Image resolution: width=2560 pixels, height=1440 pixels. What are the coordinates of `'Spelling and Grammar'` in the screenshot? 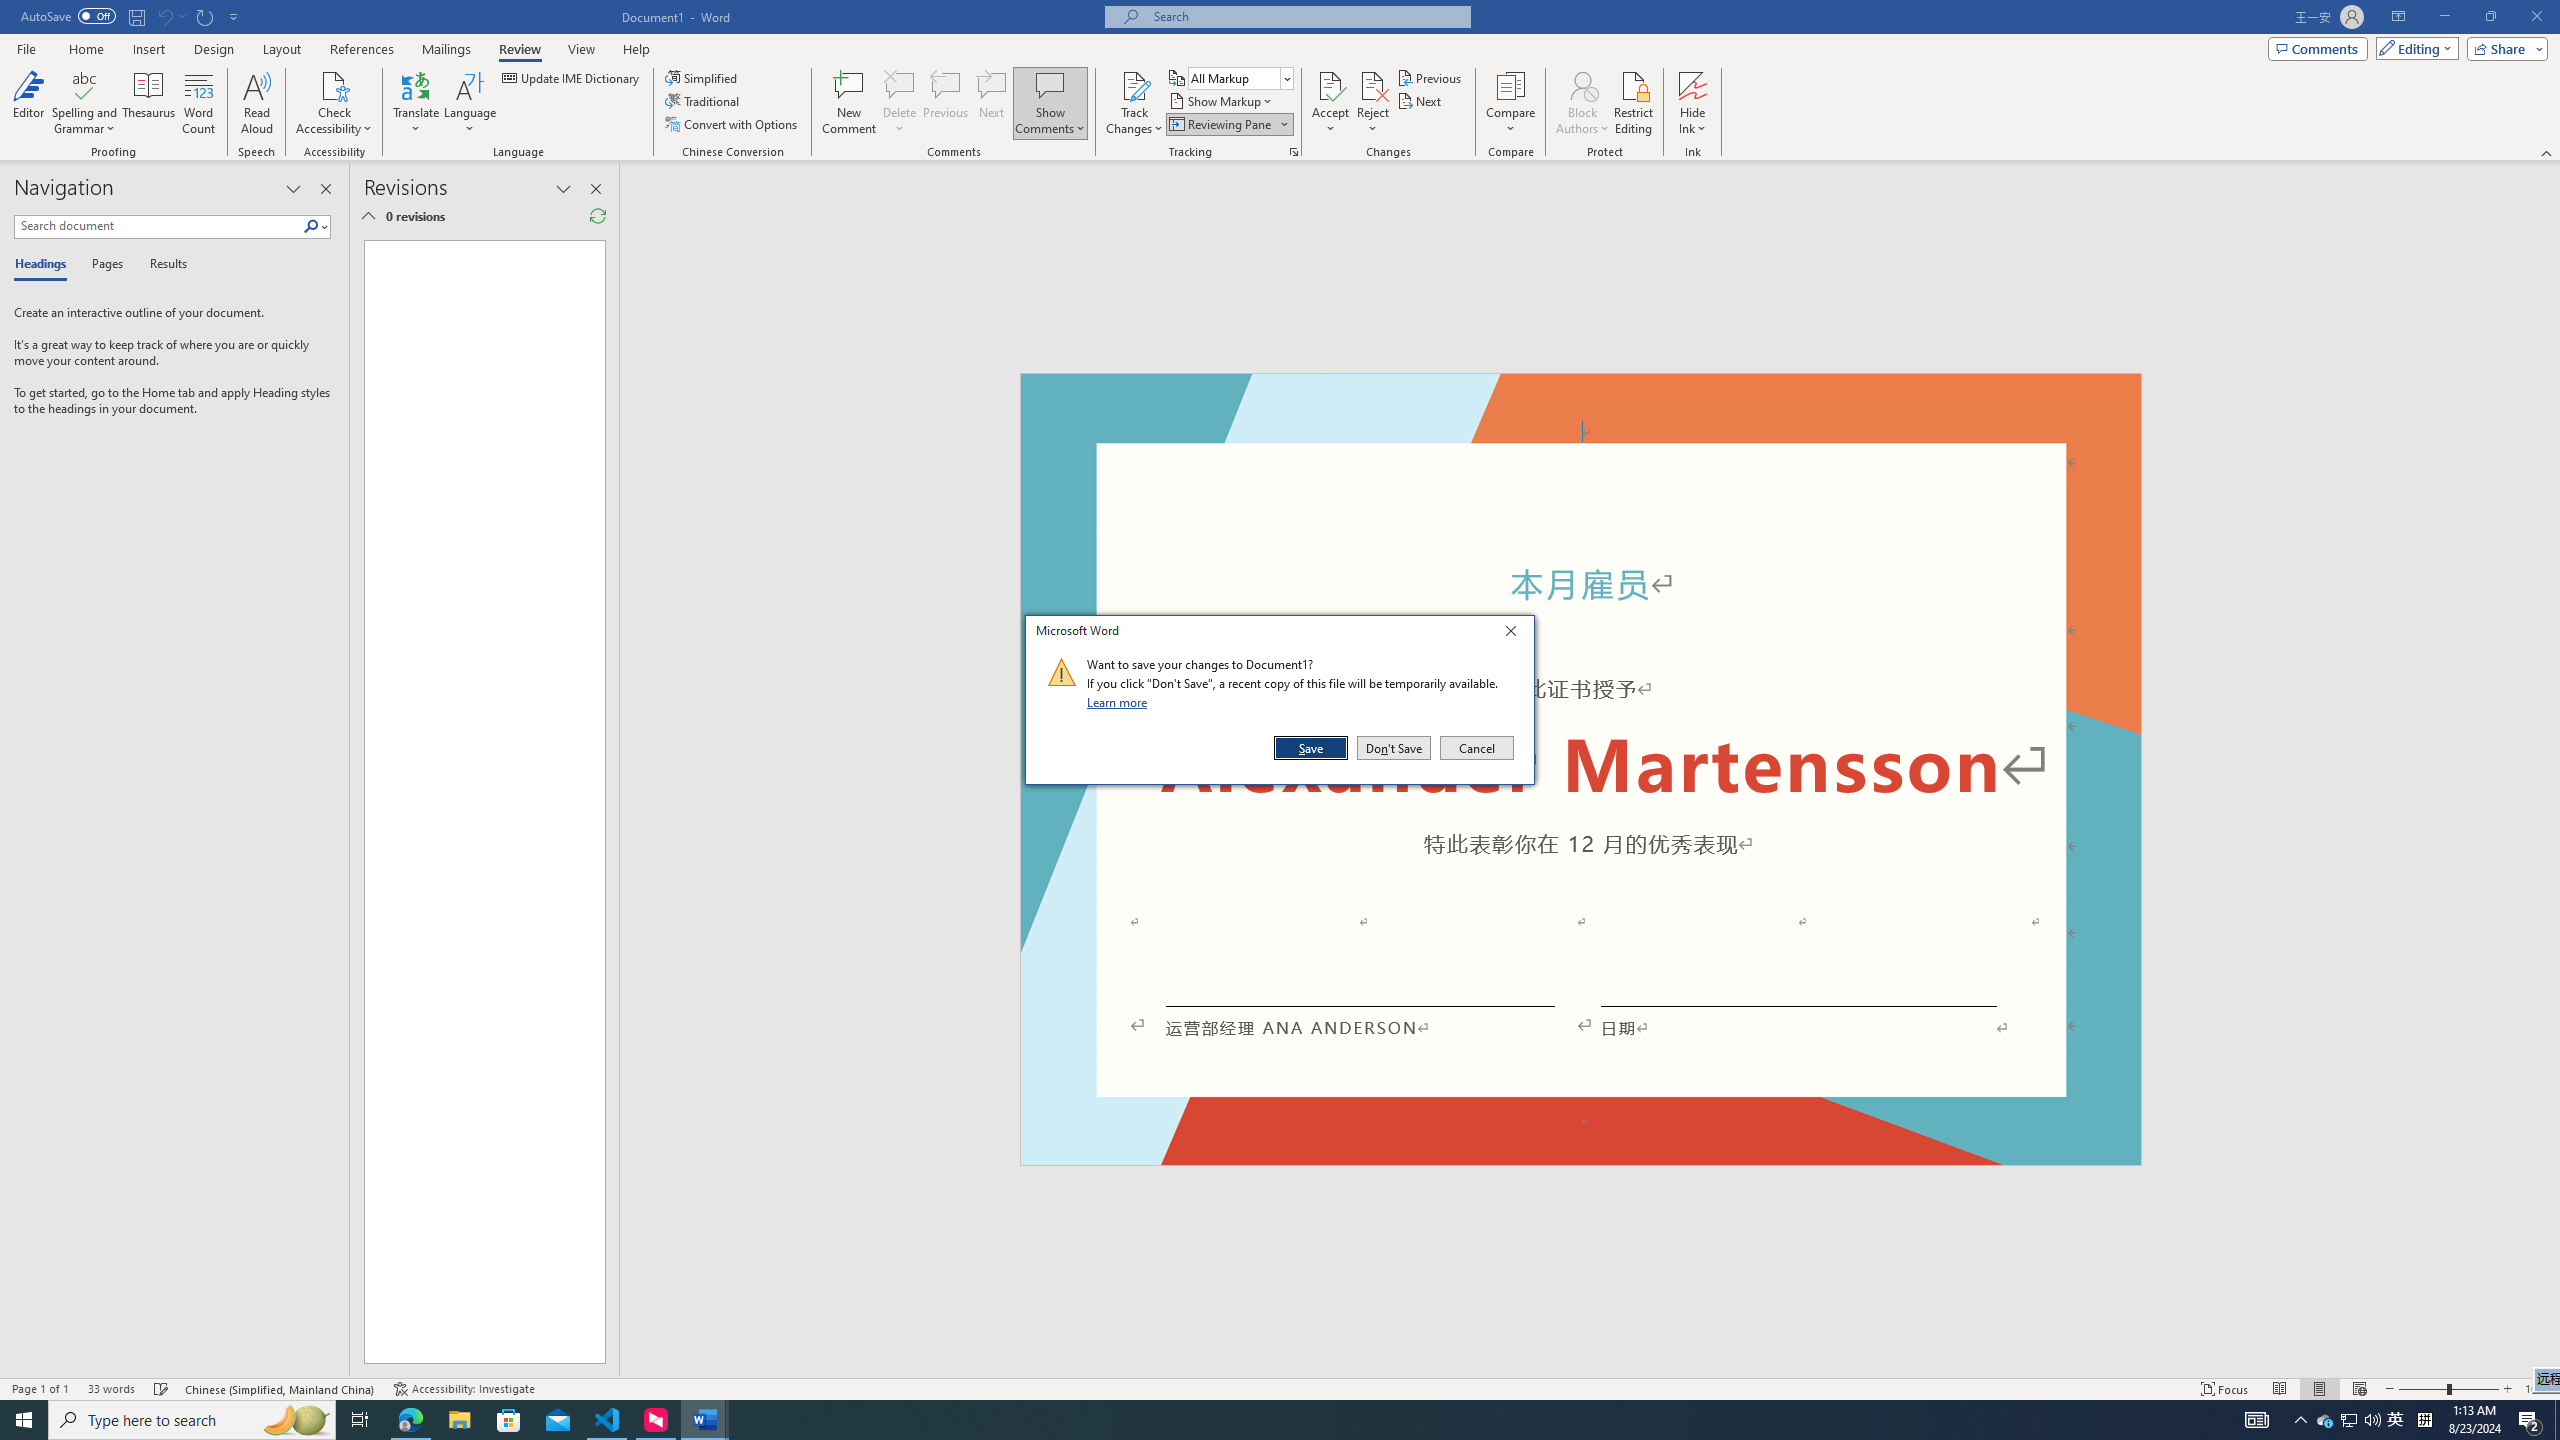 It's located at (85, 103).